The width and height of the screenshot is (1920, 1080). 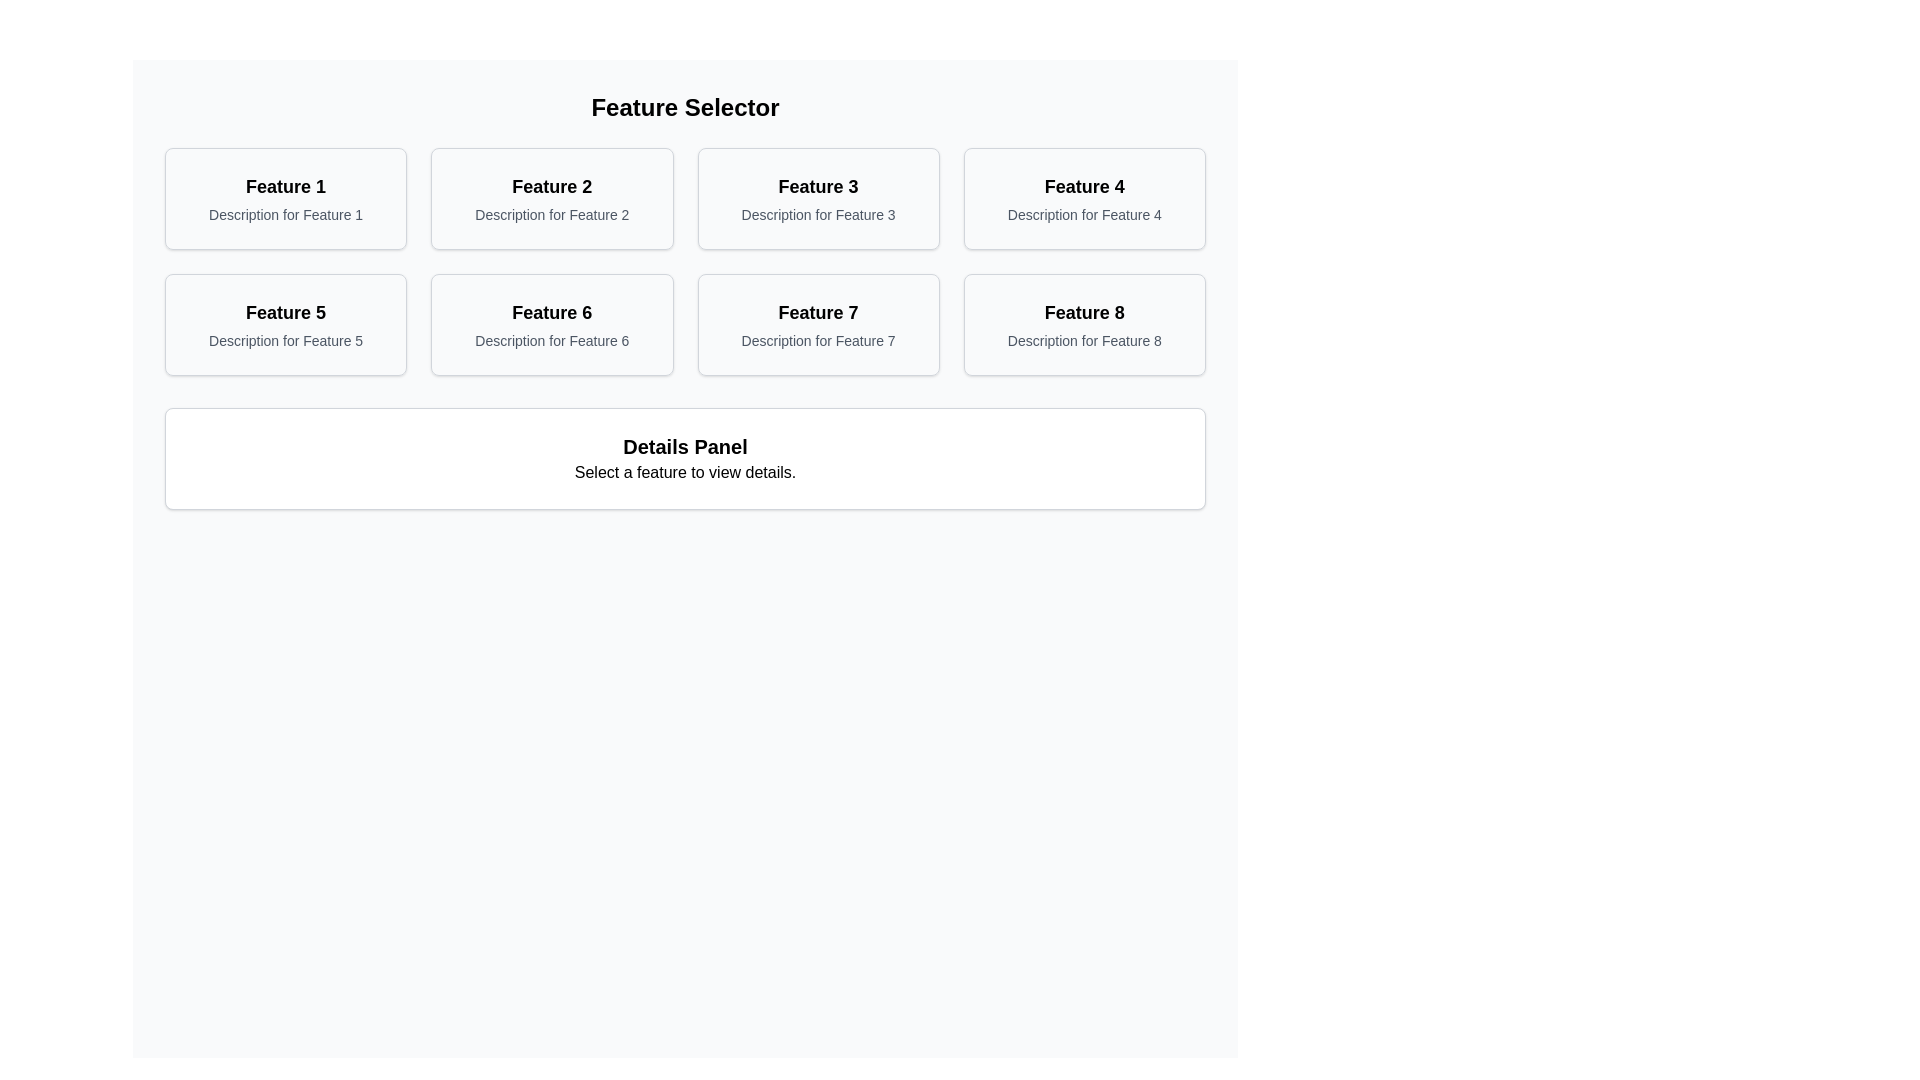 I want to click on the text label 'Feature 4' which is prominently displayed at the upper part of its tile component, so click(x=1083, y=186).